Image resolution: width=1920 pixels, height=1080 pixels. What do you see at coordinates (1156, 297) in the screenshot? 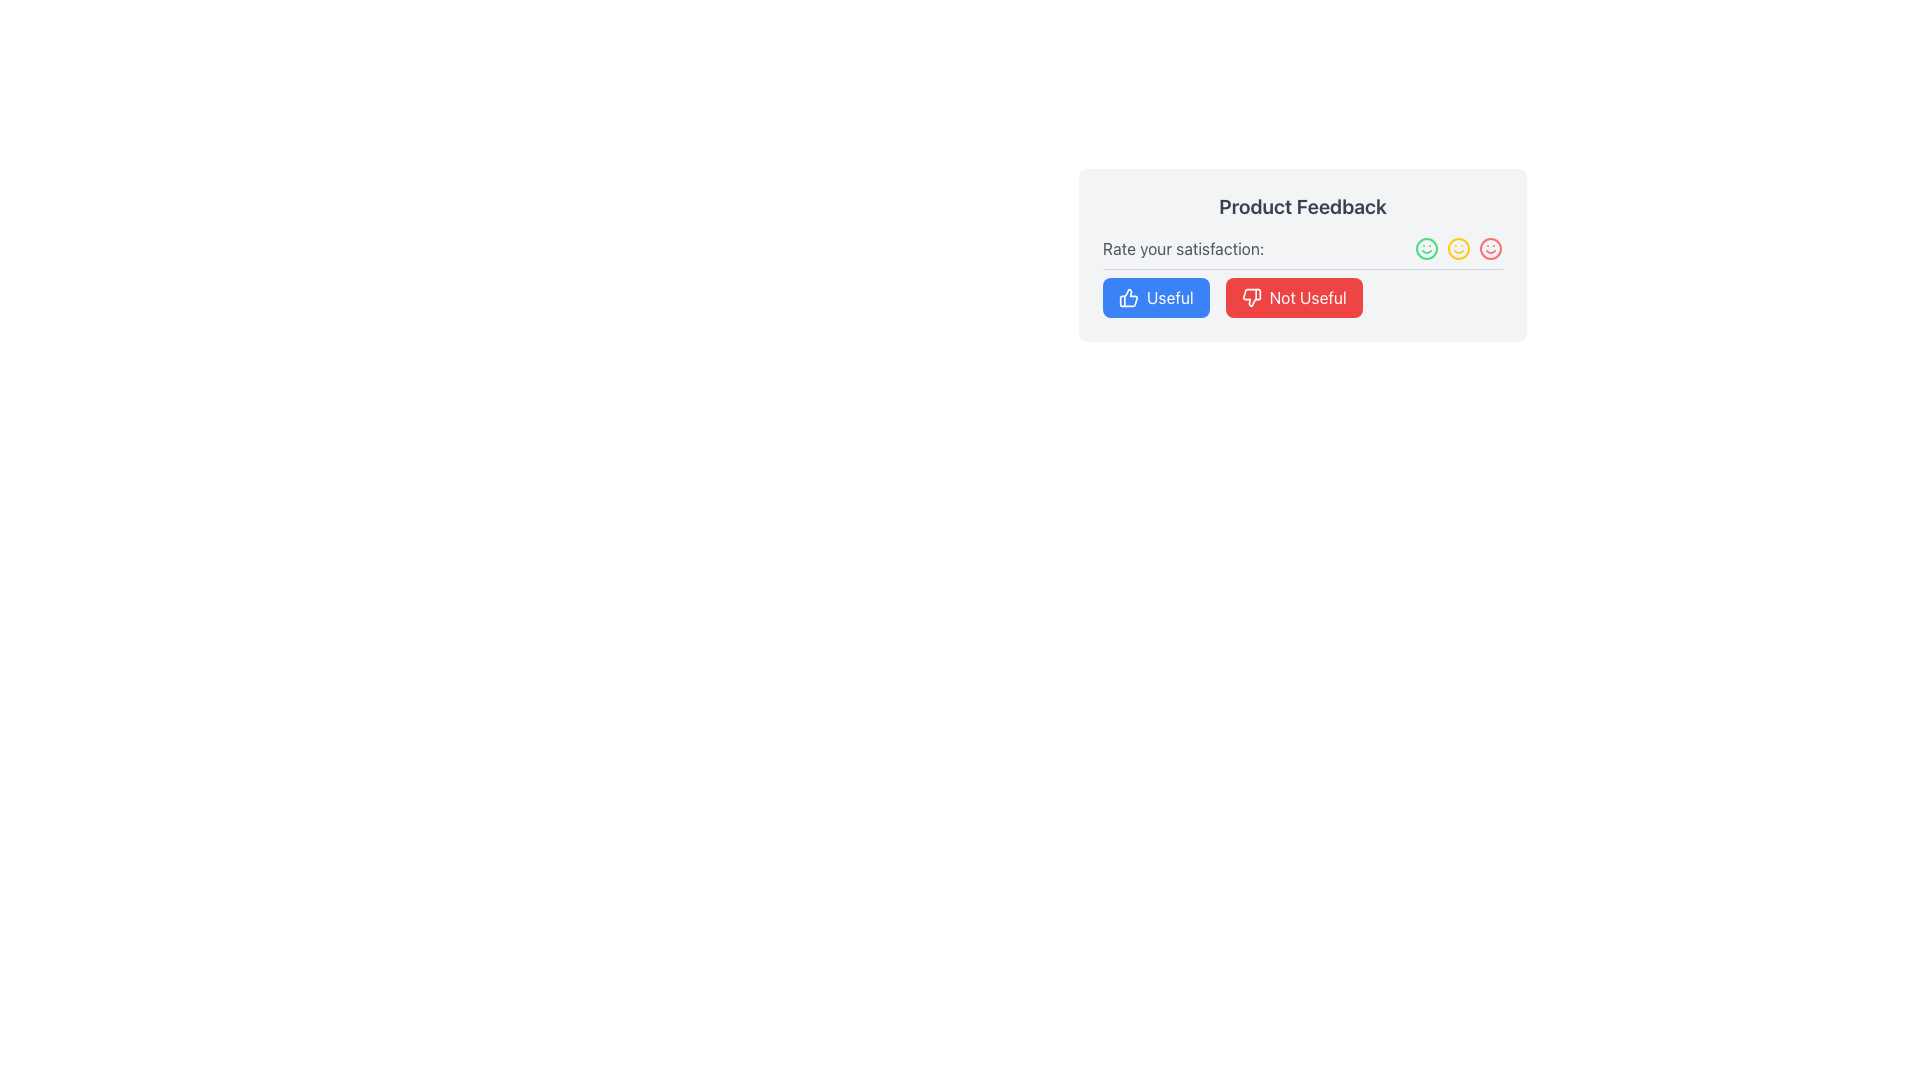
I see `the blue button with rounded corners and a thumbs-up icon labeled 'Useful' to indicate positive feedback` at bounding box center [1156, 297].